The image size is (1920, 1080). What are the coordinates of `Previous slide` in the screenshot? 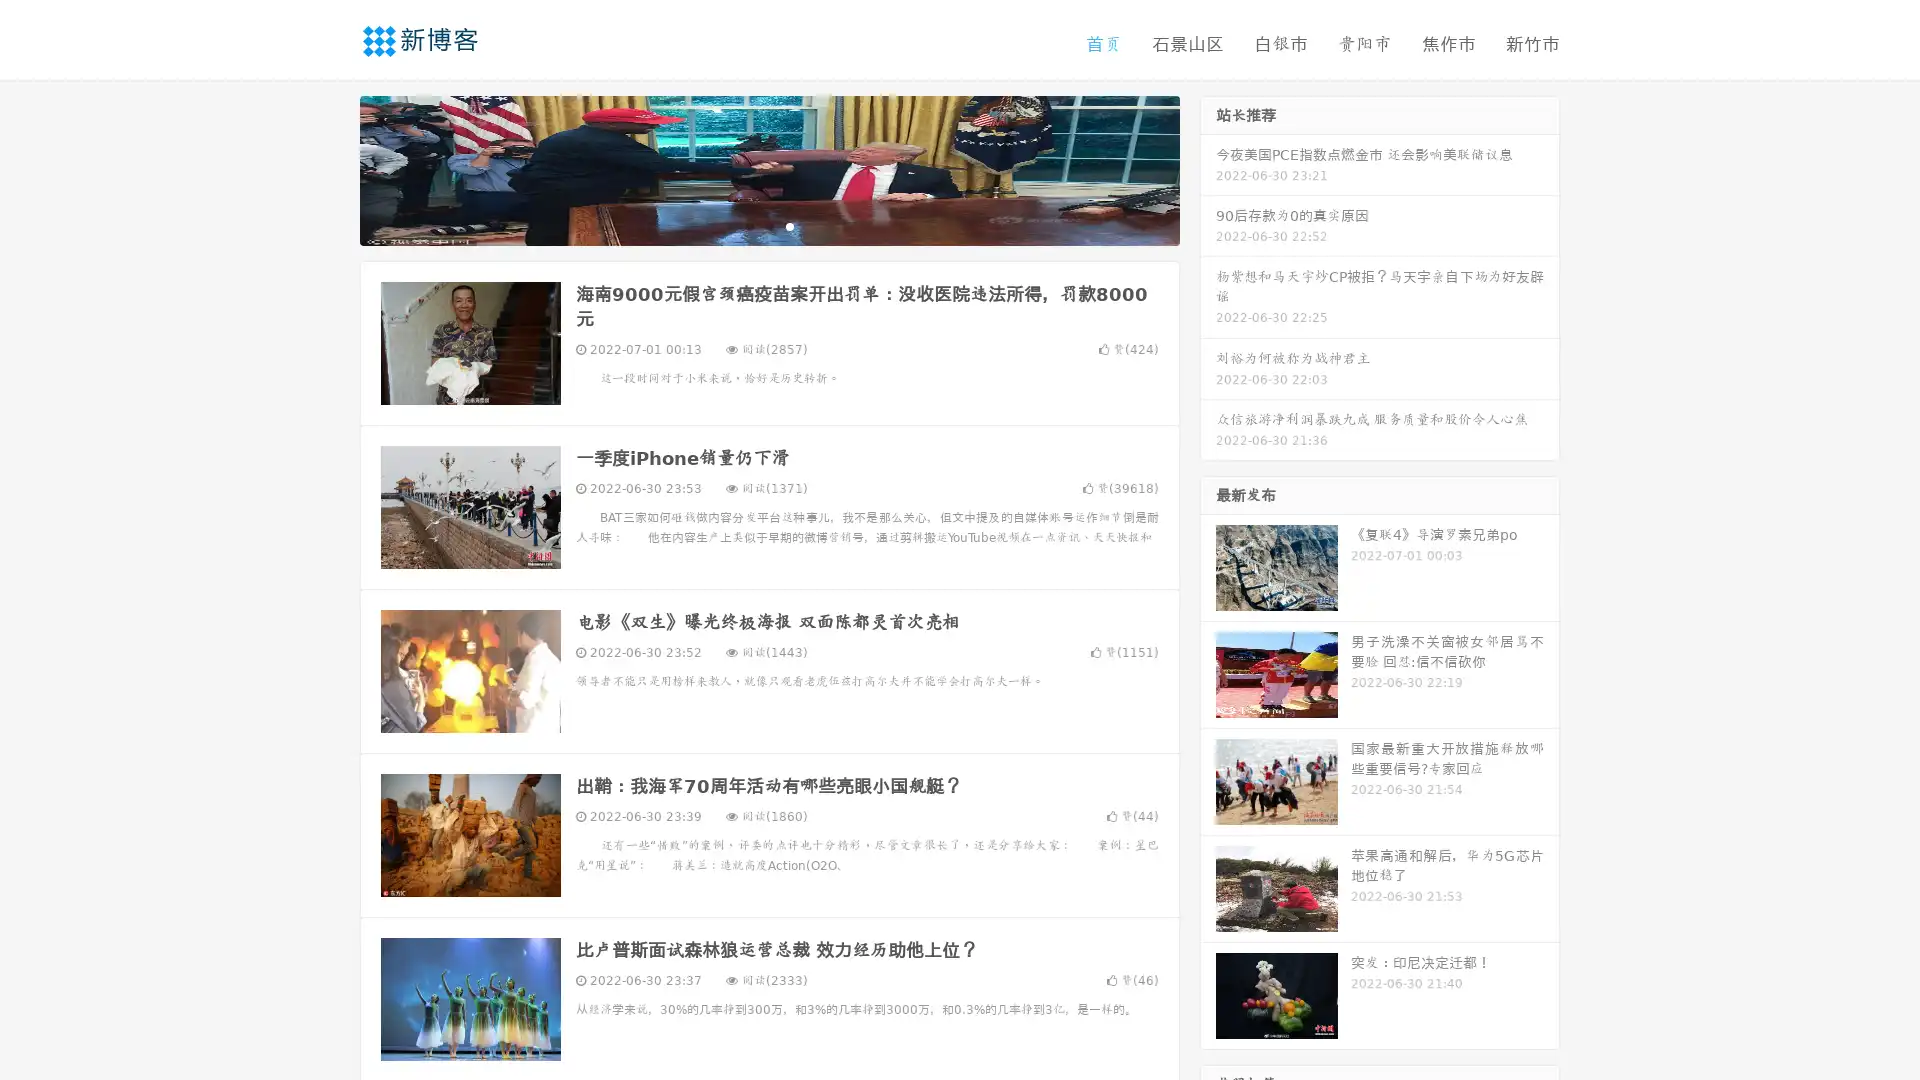 It's located at (330, 168).